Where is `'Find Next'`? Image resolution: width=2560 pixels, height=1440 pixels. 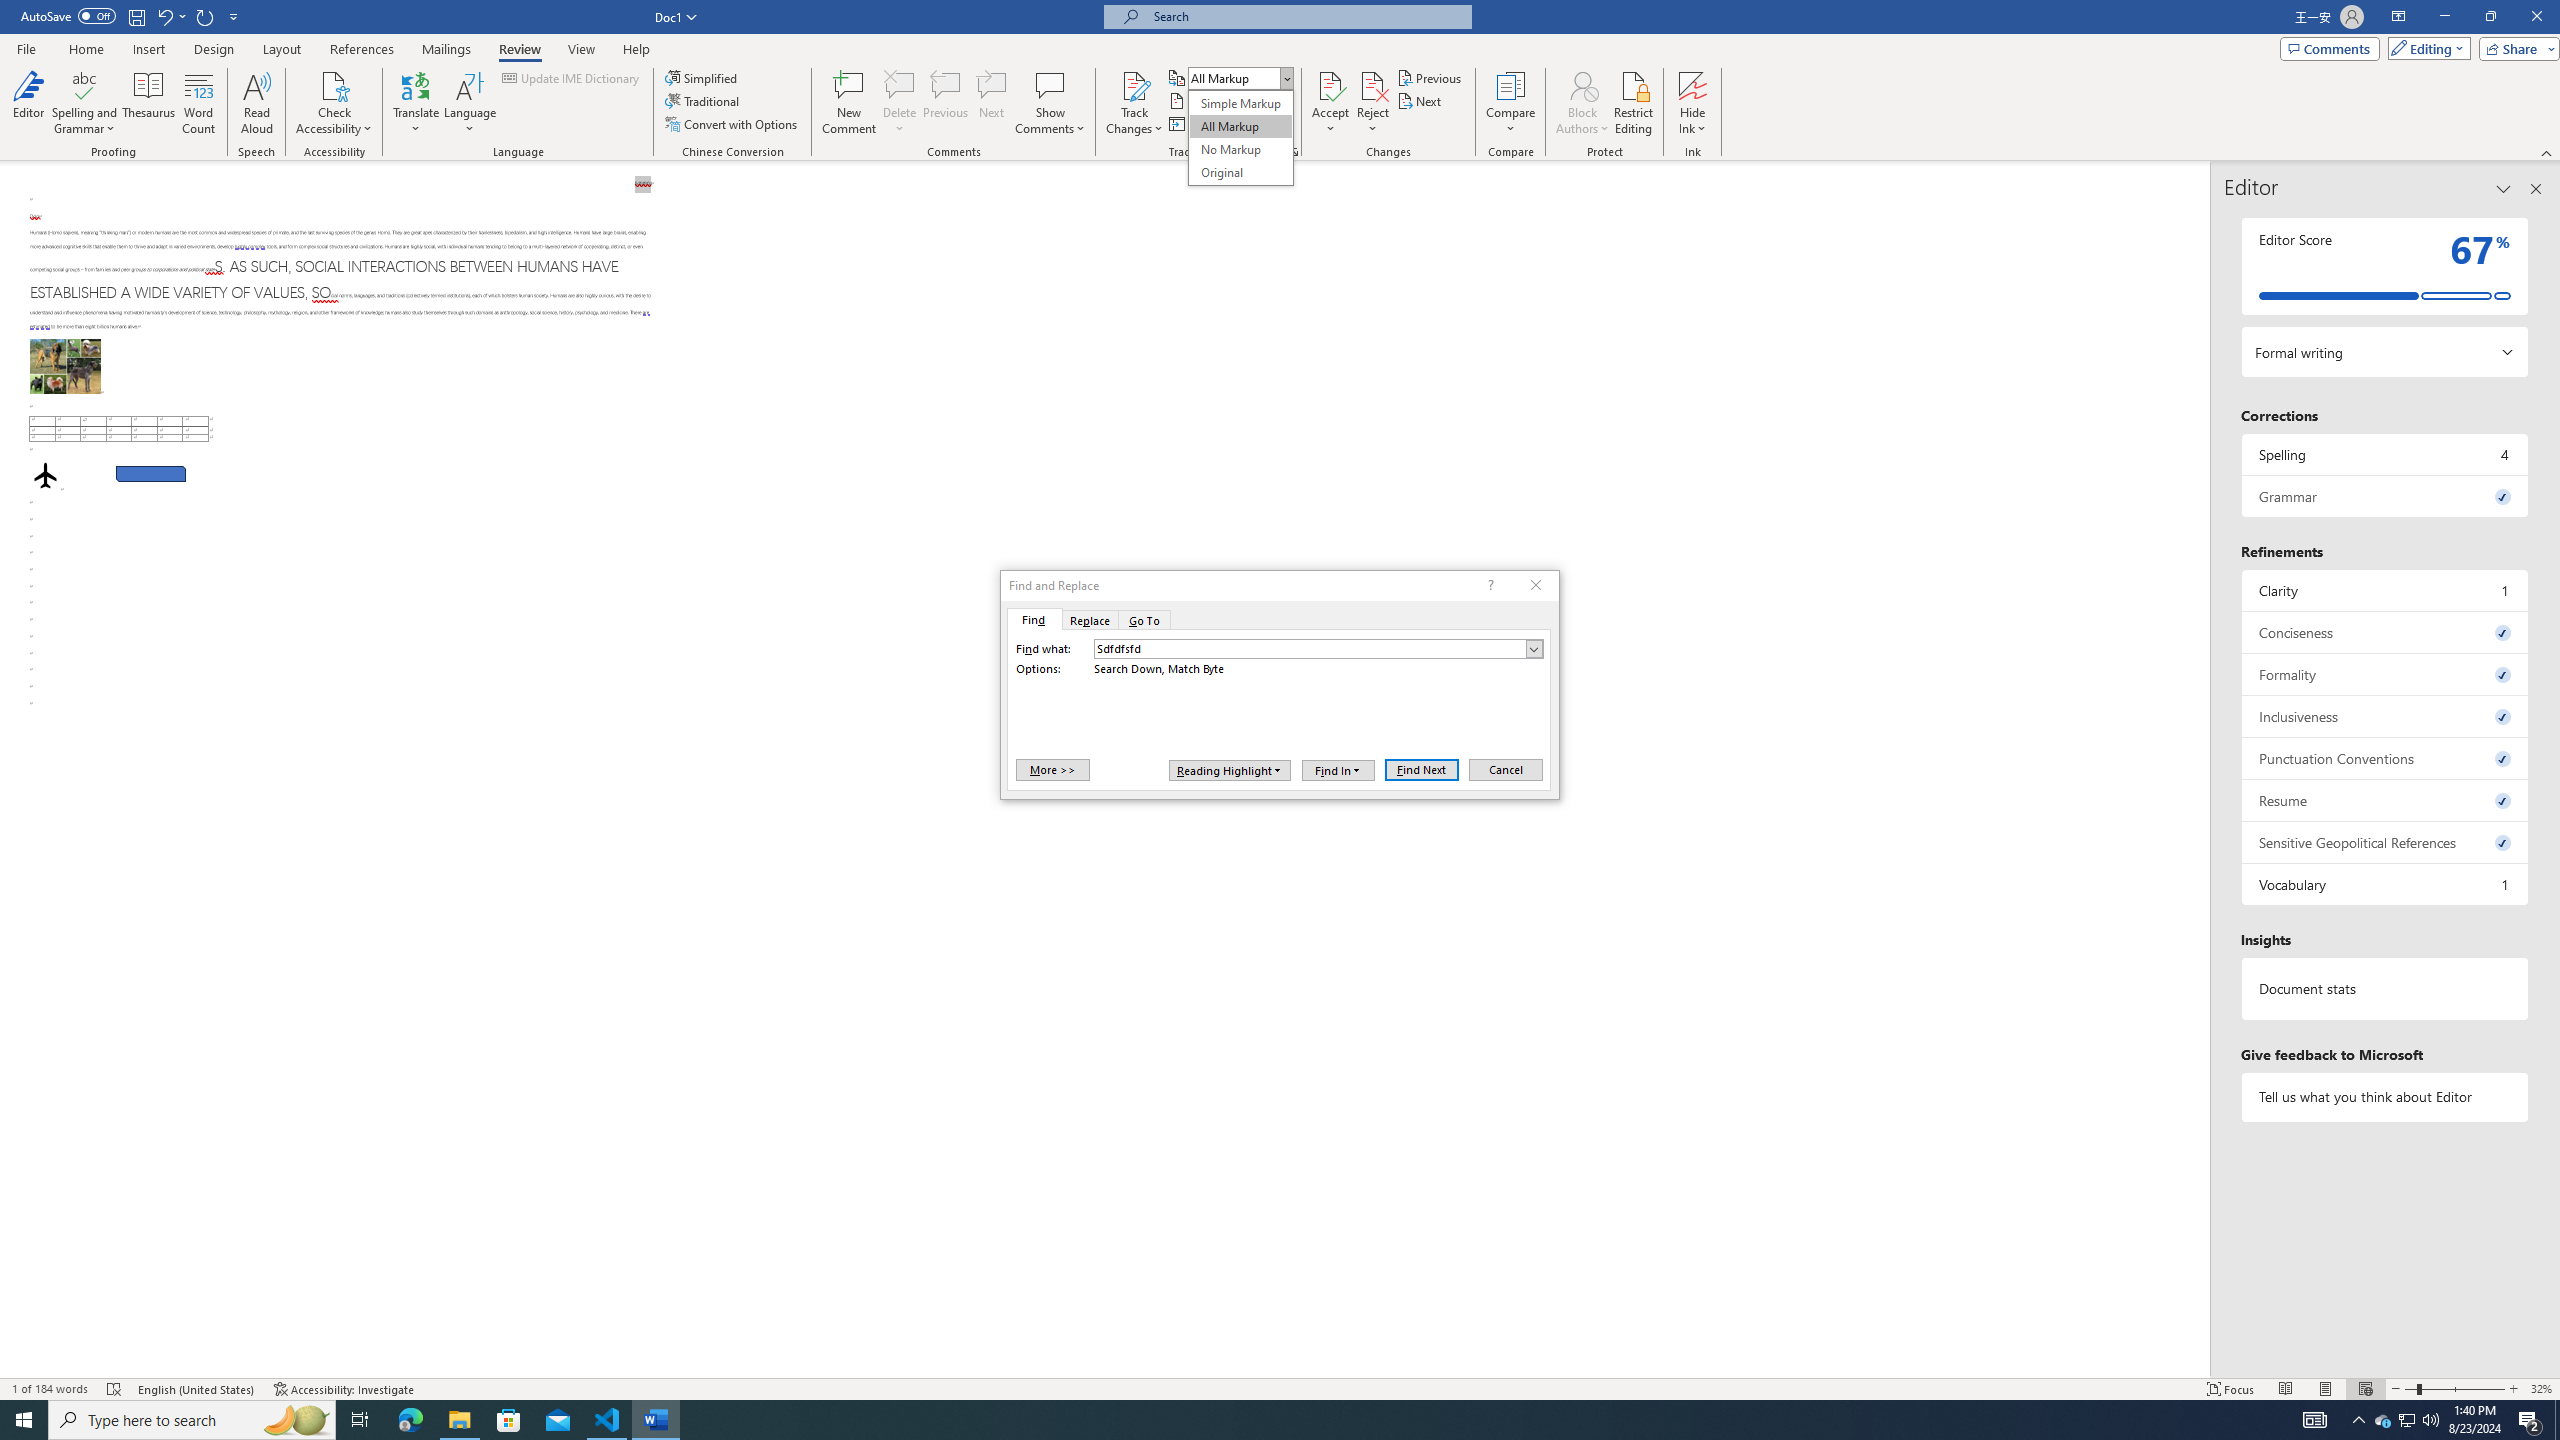 'Find Next' is located at coordinates (1422, 769).